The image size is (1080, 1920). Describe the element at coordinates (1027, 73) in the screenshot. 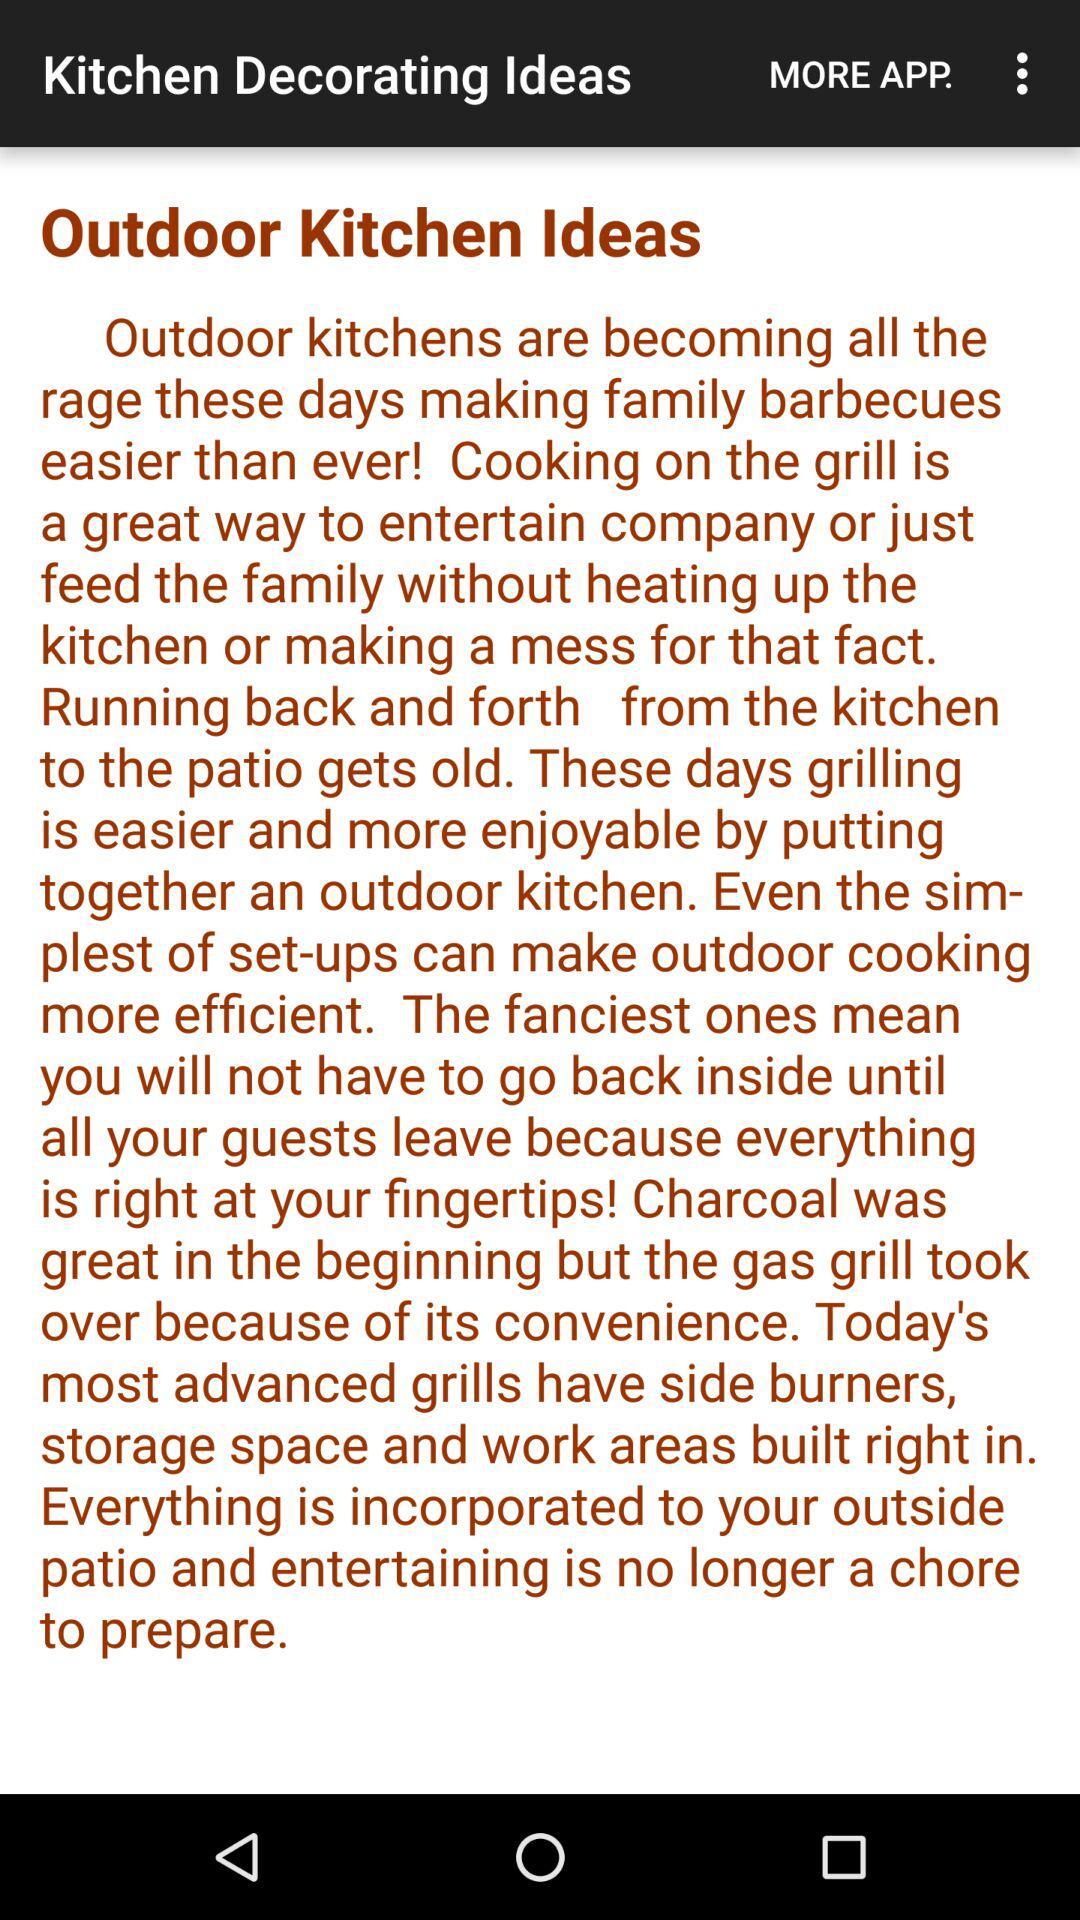

I see `the item to the right of the more app.` at that location.